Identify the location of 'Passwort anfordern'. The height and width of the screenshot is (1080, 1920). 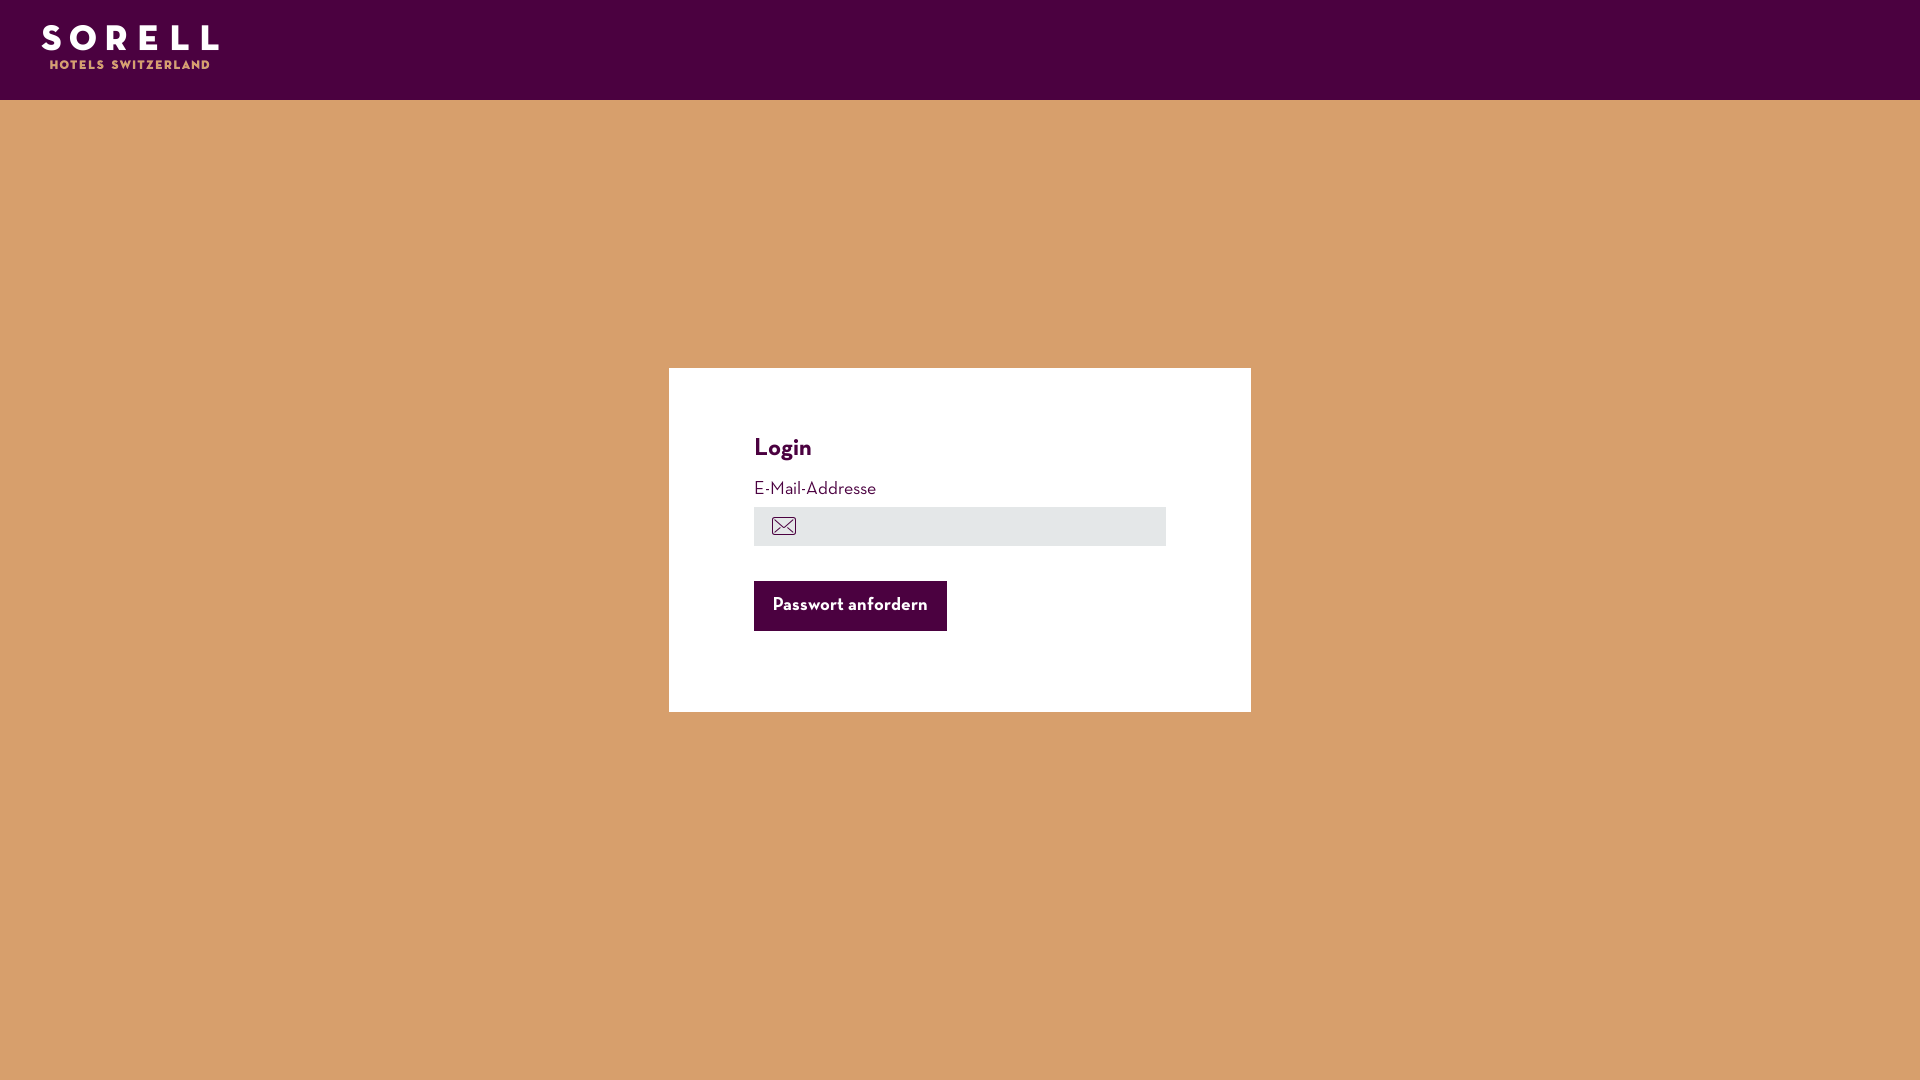
(850, 605).